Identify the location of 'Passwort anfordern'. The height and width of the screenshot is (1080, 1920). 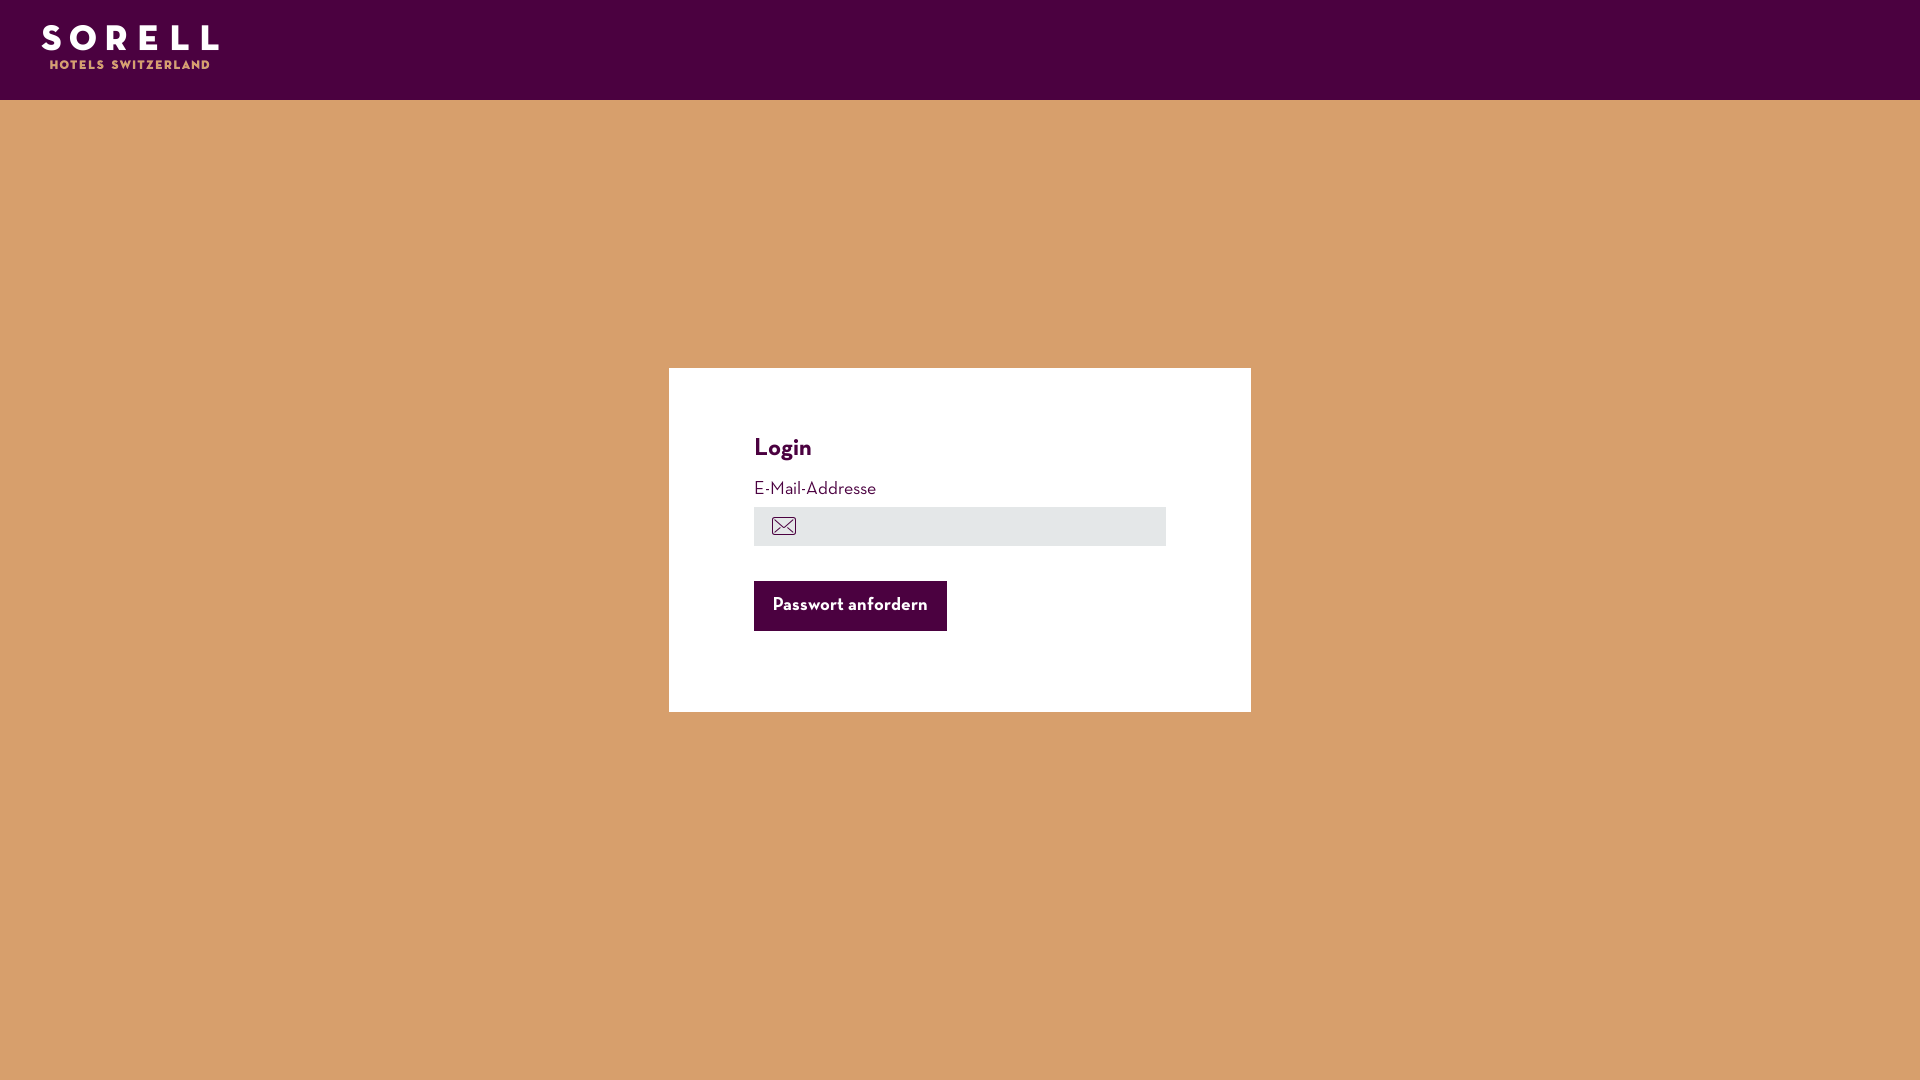
(850, 605).